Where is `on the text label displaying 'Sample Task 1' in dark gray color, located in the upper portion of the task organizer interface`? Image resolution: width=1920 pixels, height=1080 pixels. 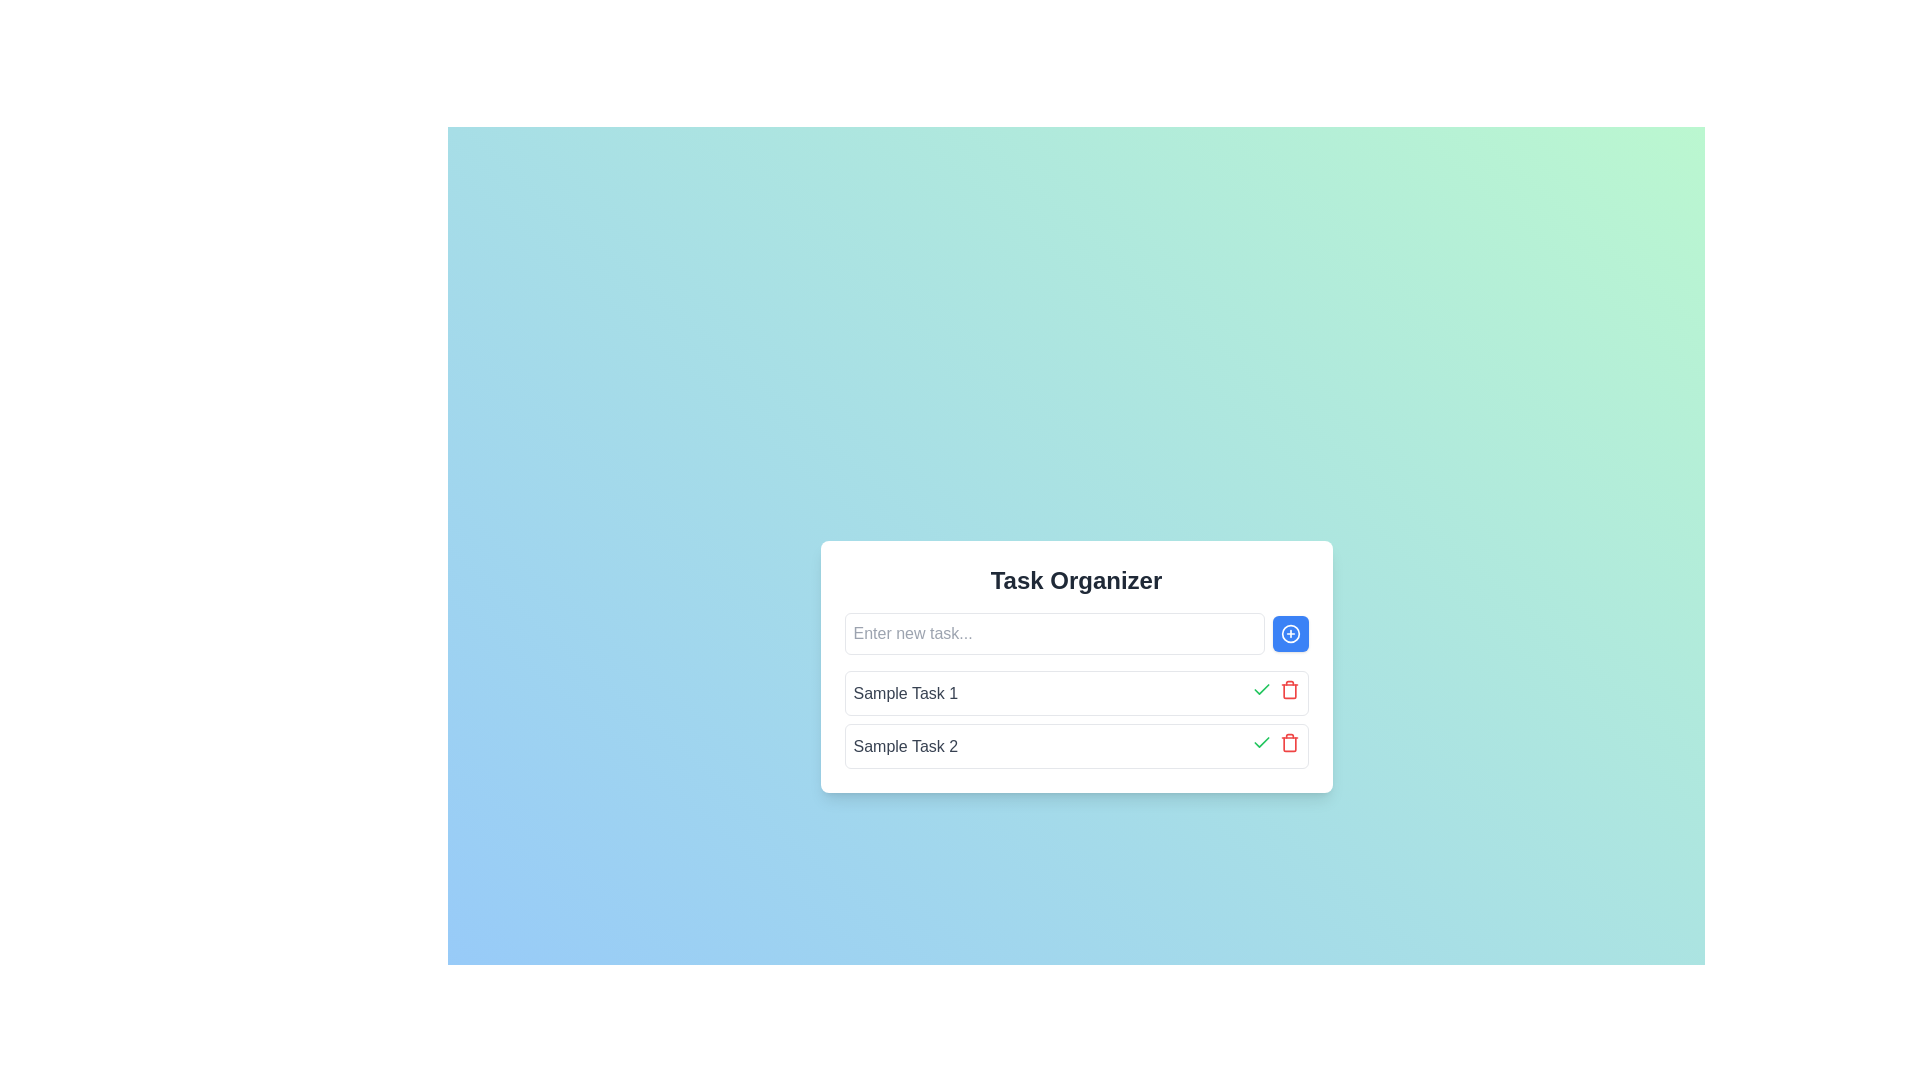 on the text label displaying 'Sample Task 1' in dark gray color, located in the upper portion of the task organizer interface is located at coordinates (904, 692).